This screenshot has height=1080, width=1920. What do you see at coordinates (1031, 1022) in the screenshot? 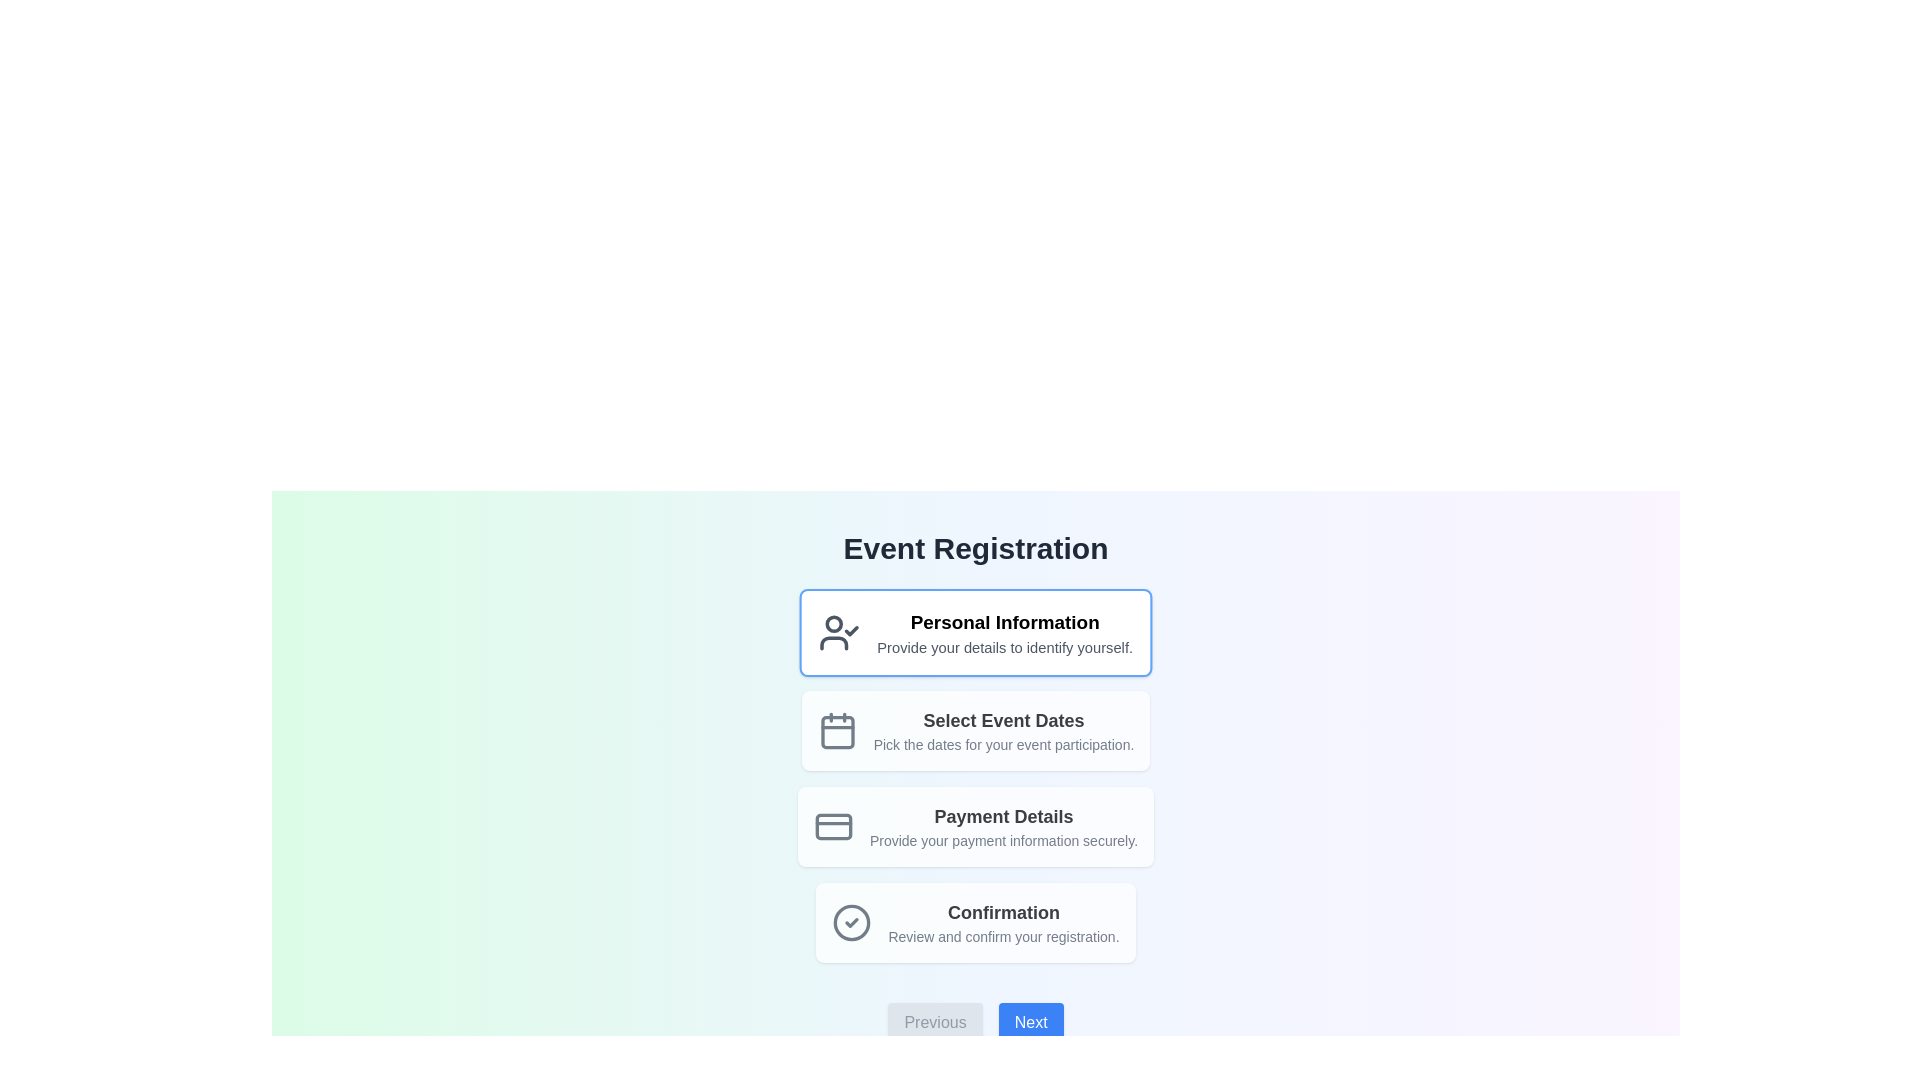
I see `the navigation button located at the bottom center of the interface, to the right of the gray 'Previous' button, to proceed to the next step in the multi-step process` at bounding box center [1031, 1022].